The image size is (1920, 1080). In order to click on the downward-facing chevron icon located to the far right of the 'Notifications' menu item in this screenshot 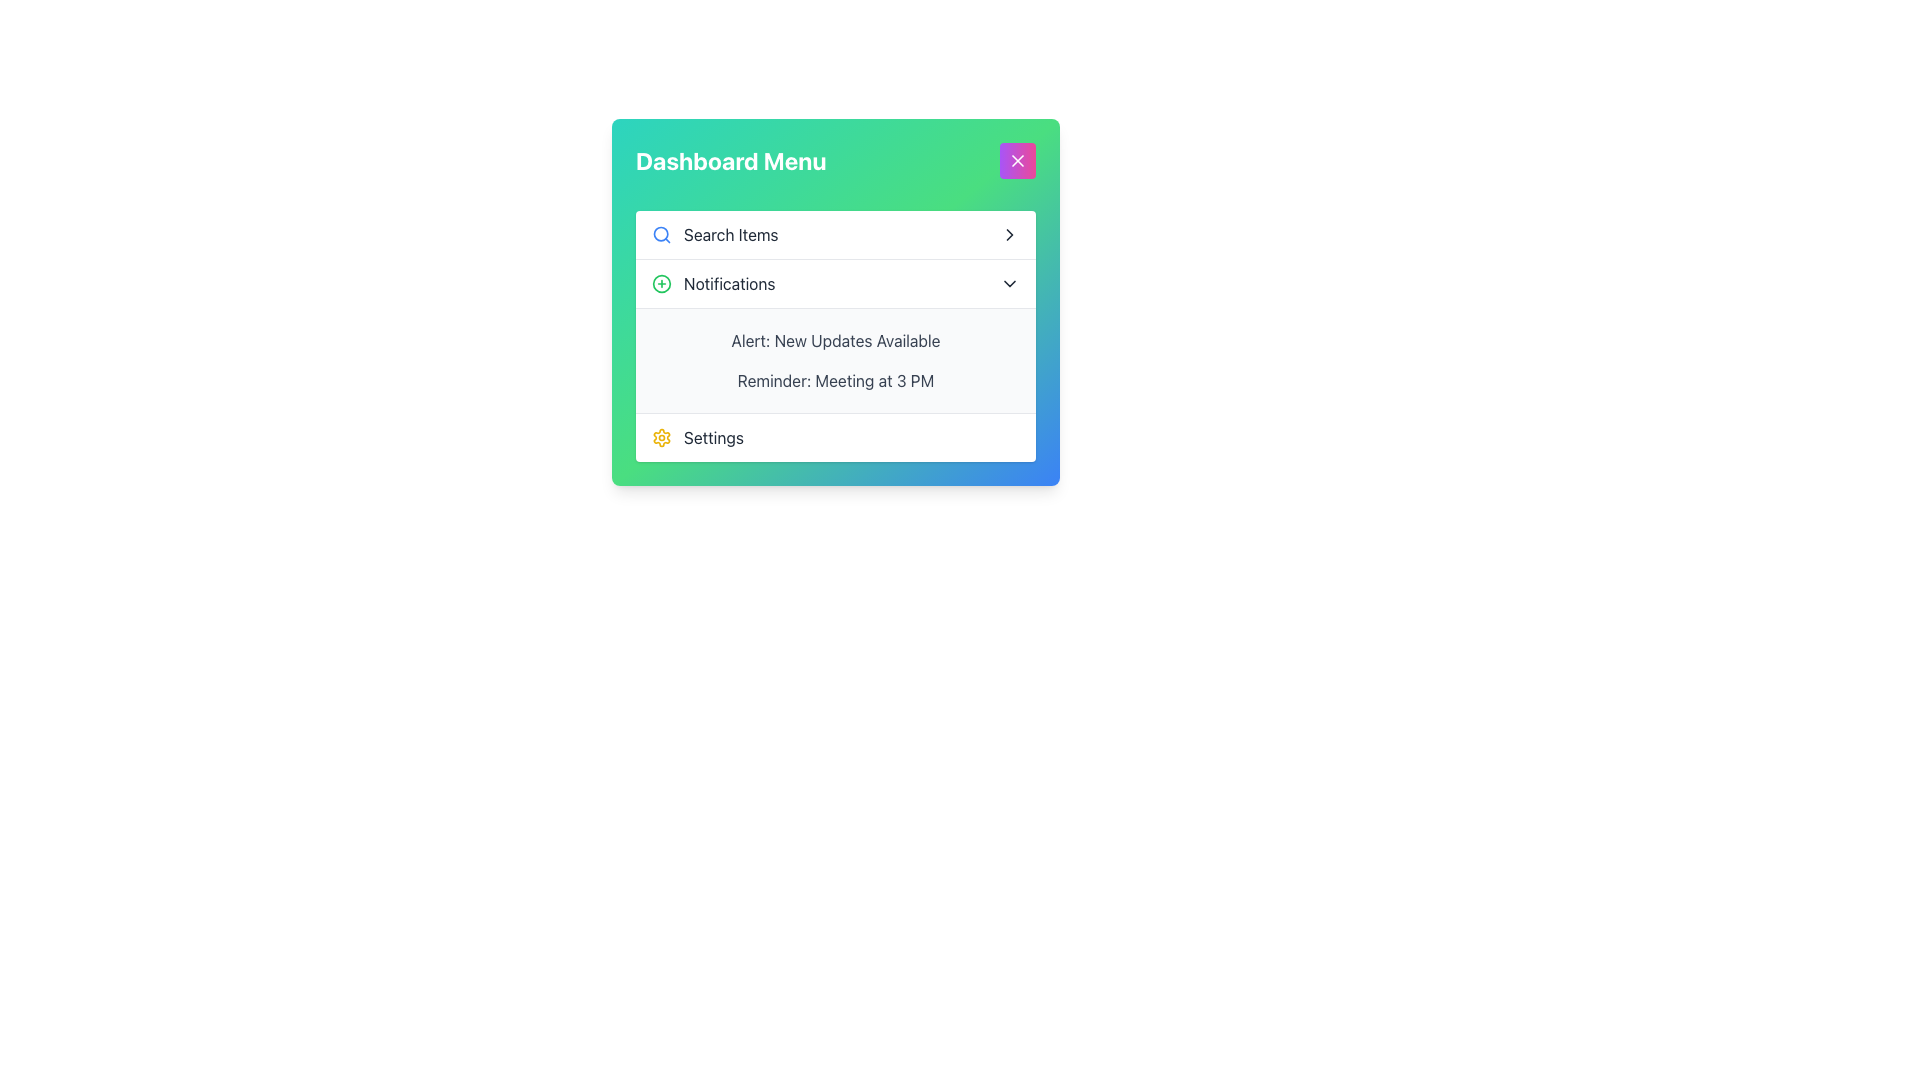, I will do `click(1009, 284)`.